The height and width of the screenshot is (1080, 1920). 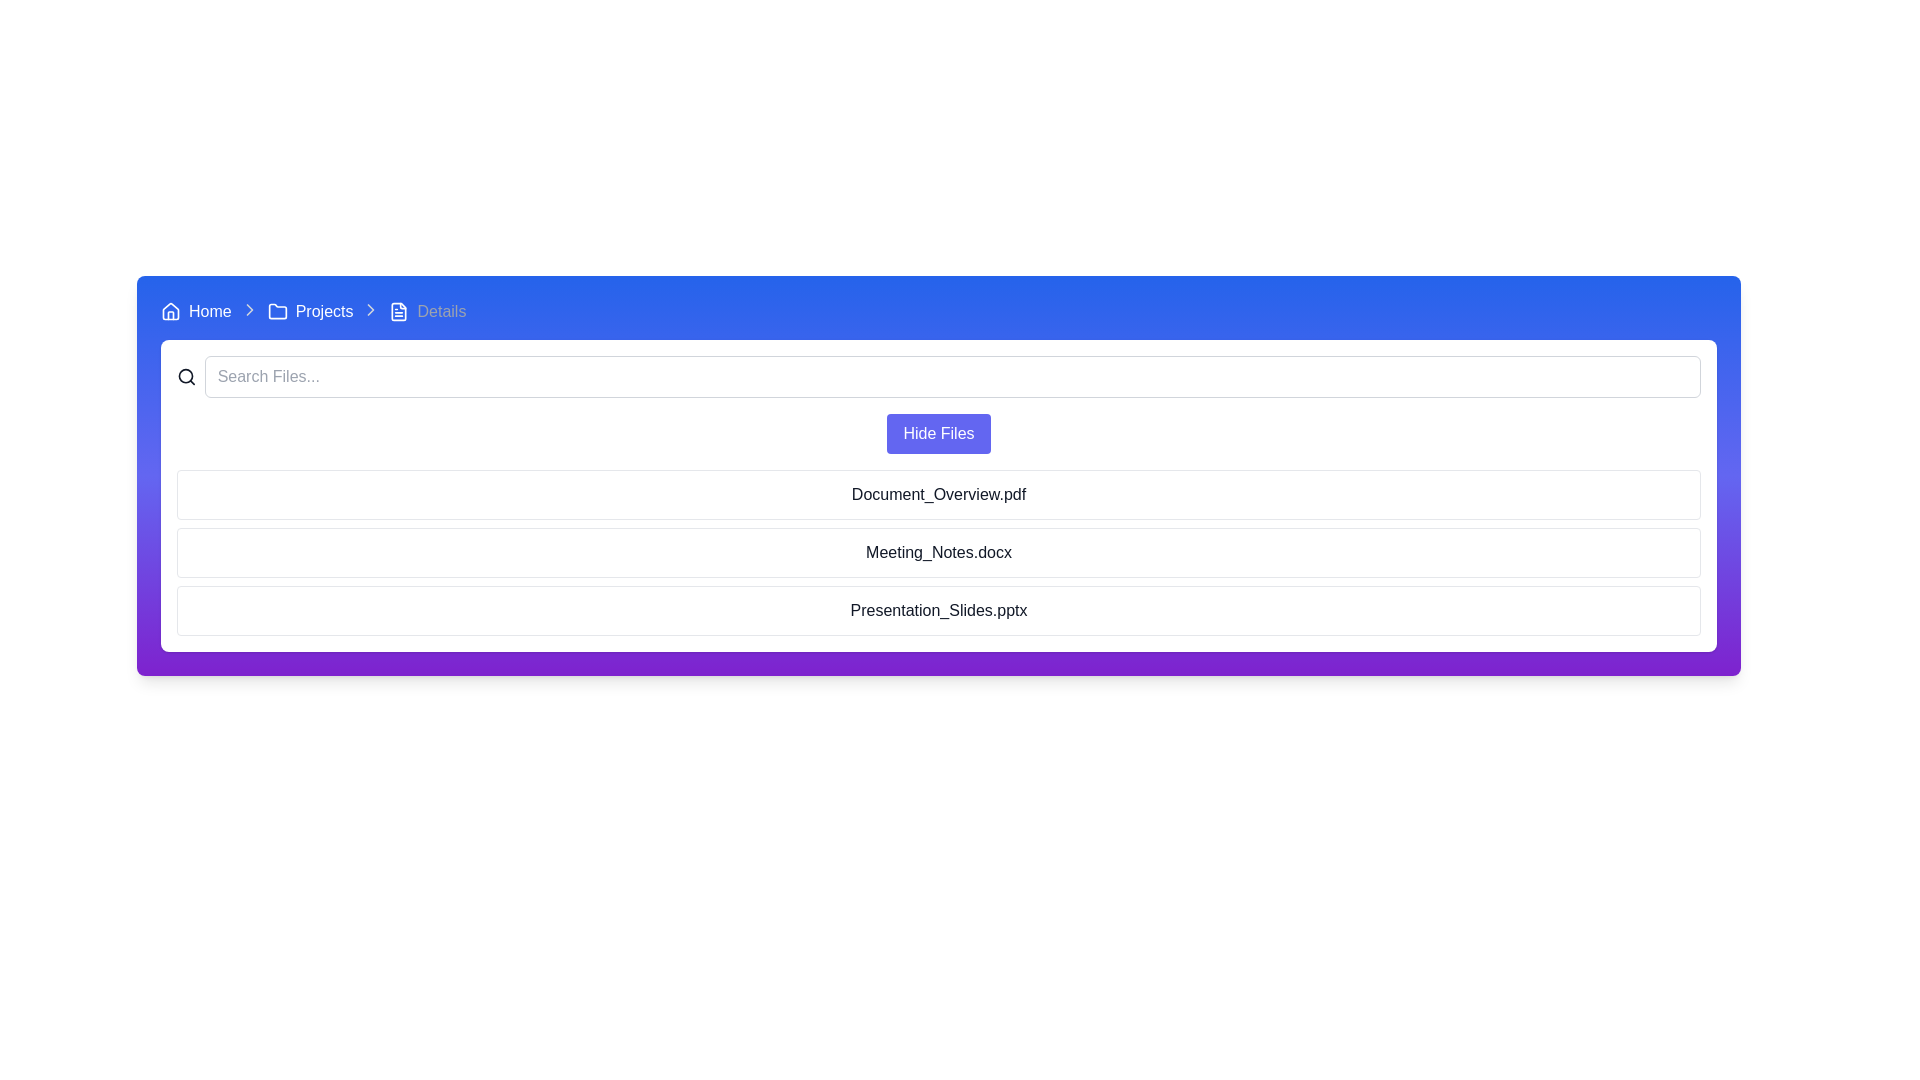 What do you see at coordinates (248, 312) in the screenshot?
I see `the Chevron icon located in the breadcrumb navigation bar between the 'Home' and 'Projects' labels` at bounding box center [248, 312].